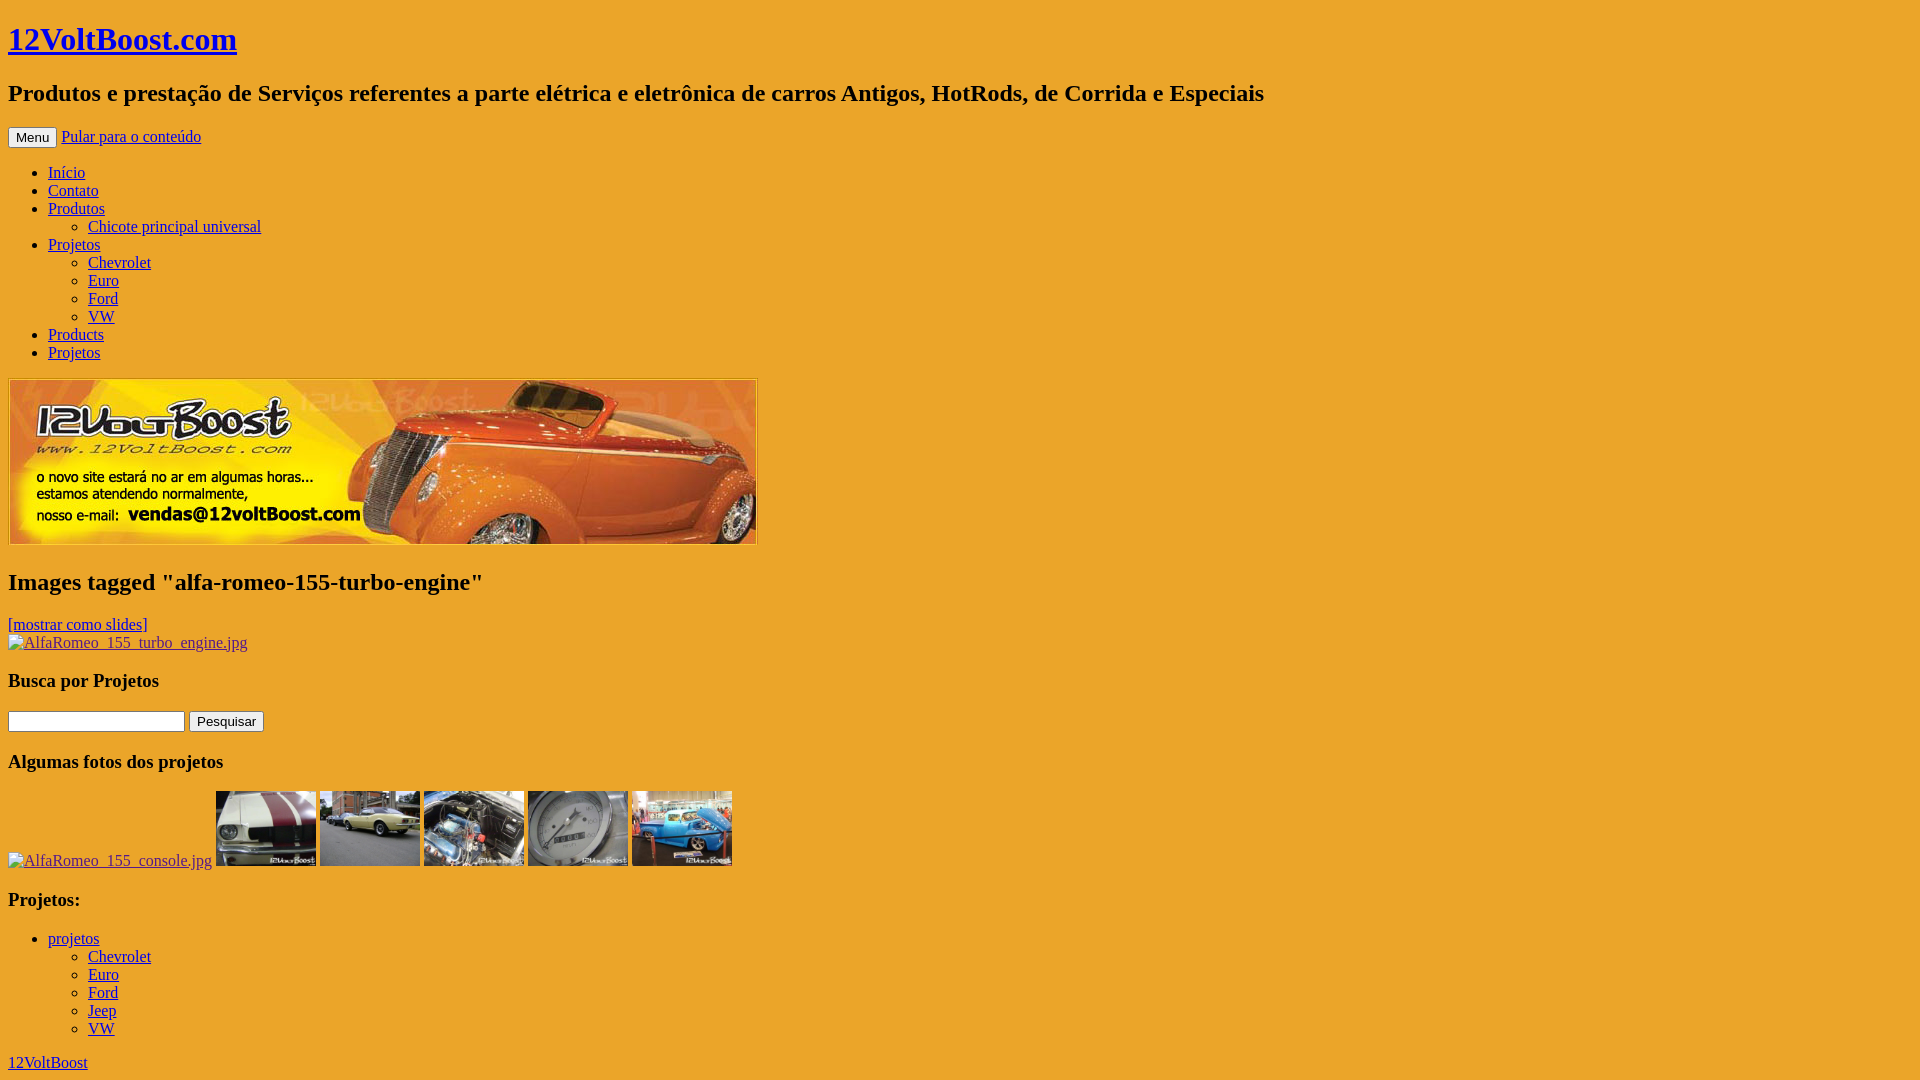 This screenshot has width=1920, height=1080. What do you see at coordinates (226, 721) in the screenshot?
I see `'Pesquisar'` at bounding box center [226, 721].